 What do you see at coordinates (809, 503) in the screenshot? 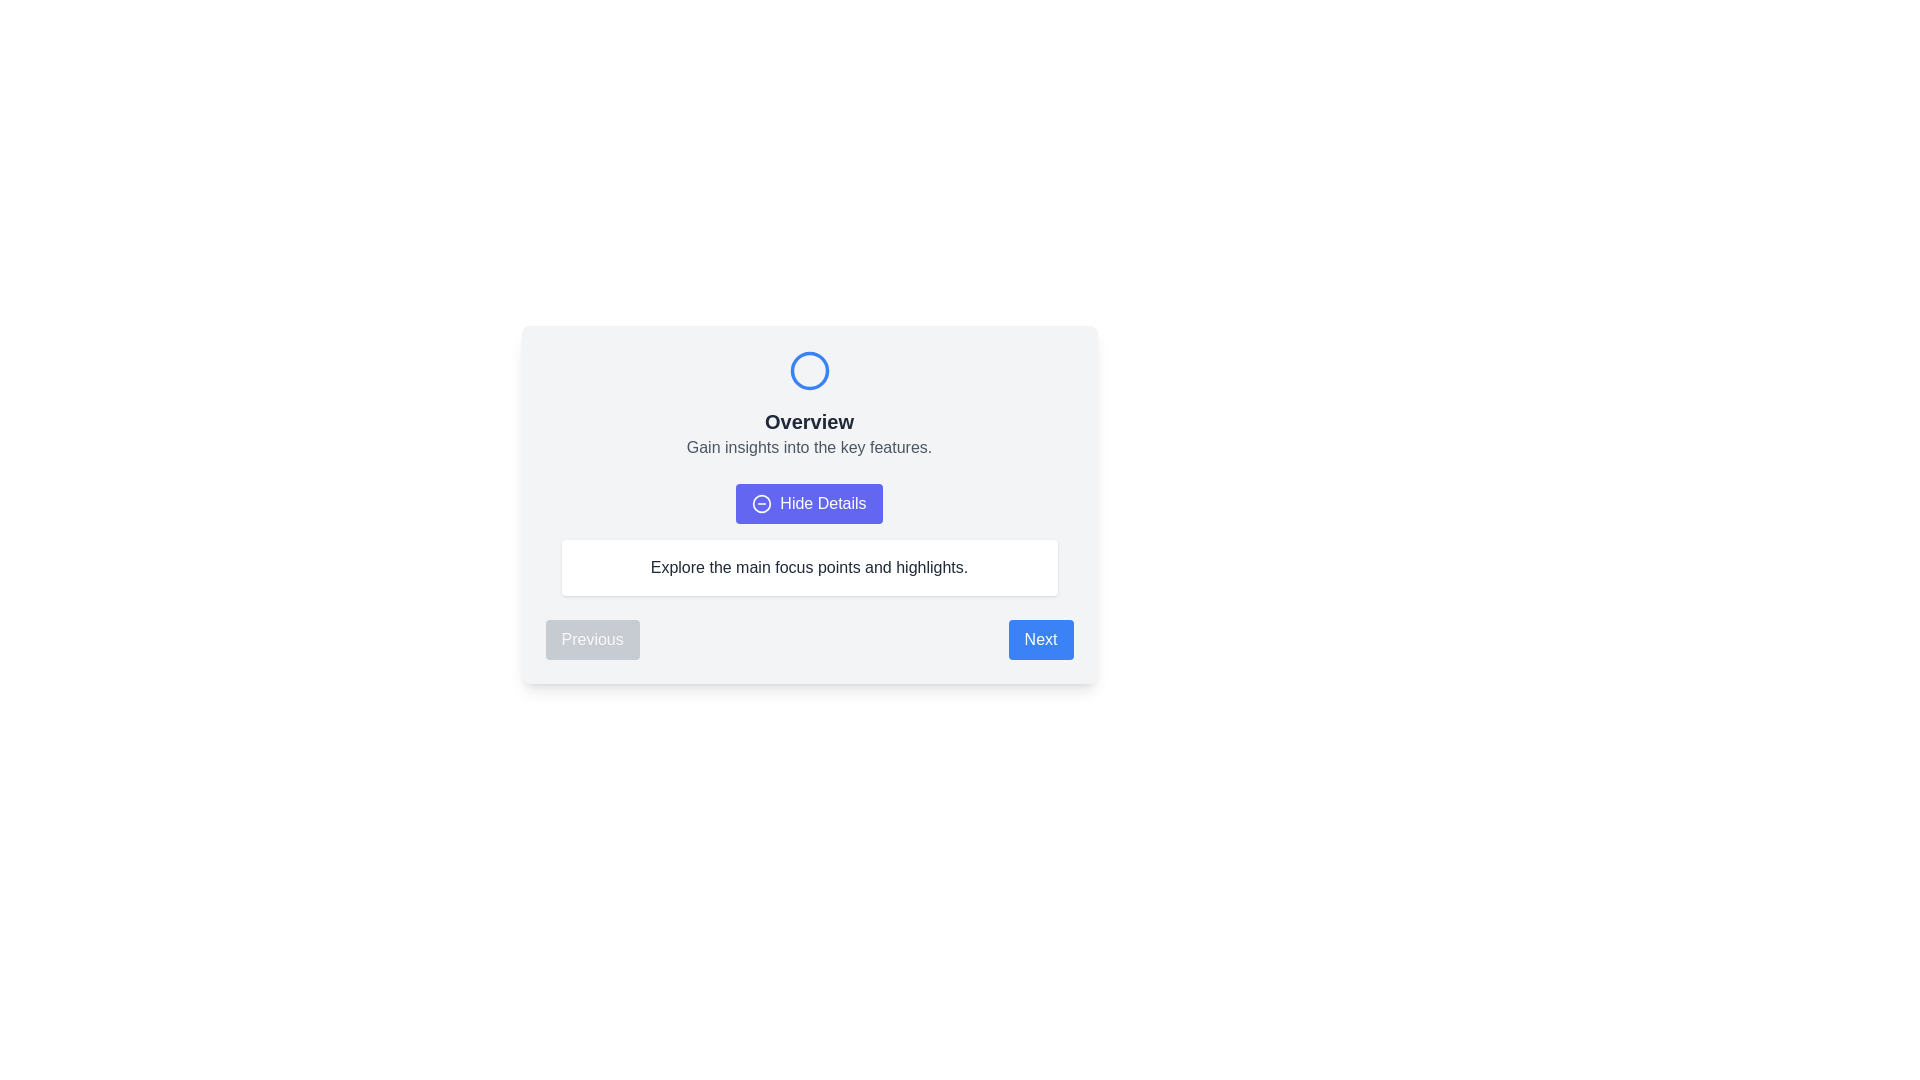
I see `the 'Hide Details' button to toggle the visibility of the details section` at bounding box center [809, 503].